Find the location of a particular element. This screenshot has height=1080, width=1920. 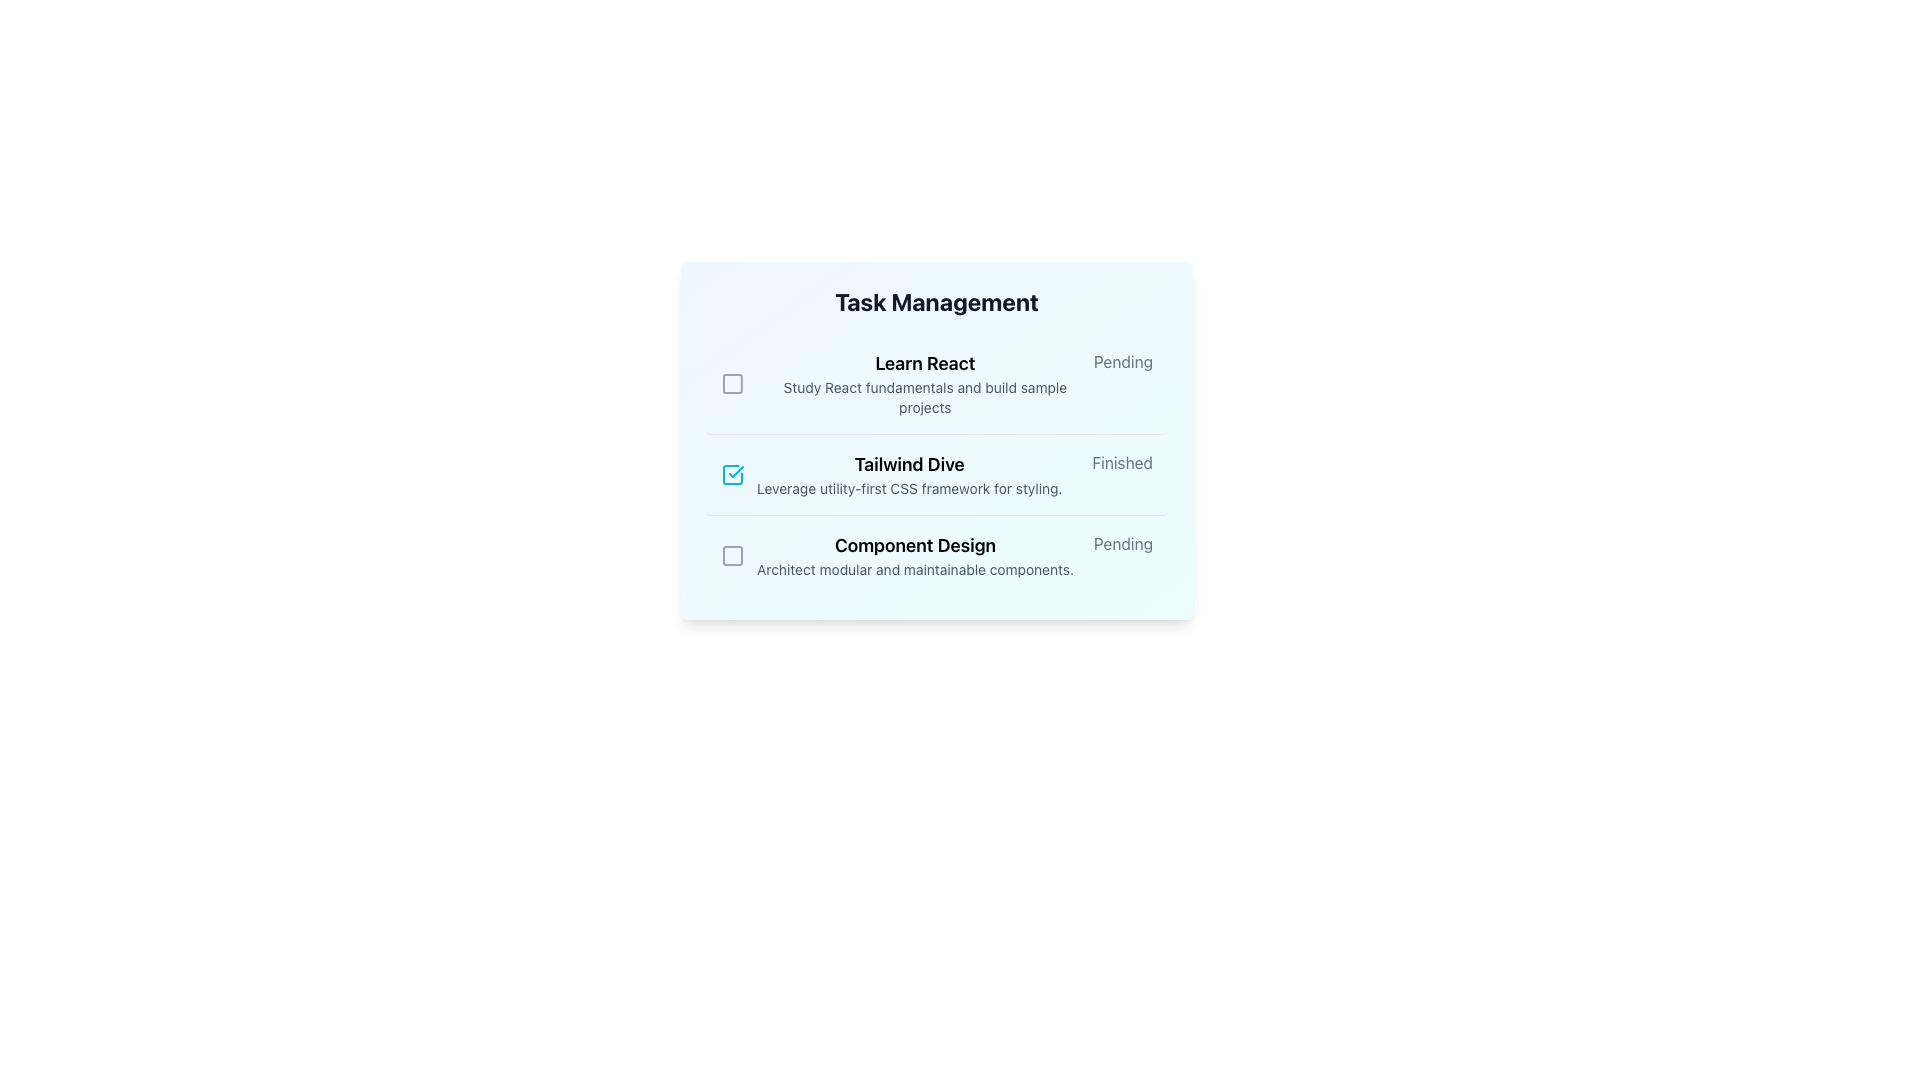

the unfilled gray outlined checkbox located to the left of the label text 'Component Design' is located at coordinates (732, 555).